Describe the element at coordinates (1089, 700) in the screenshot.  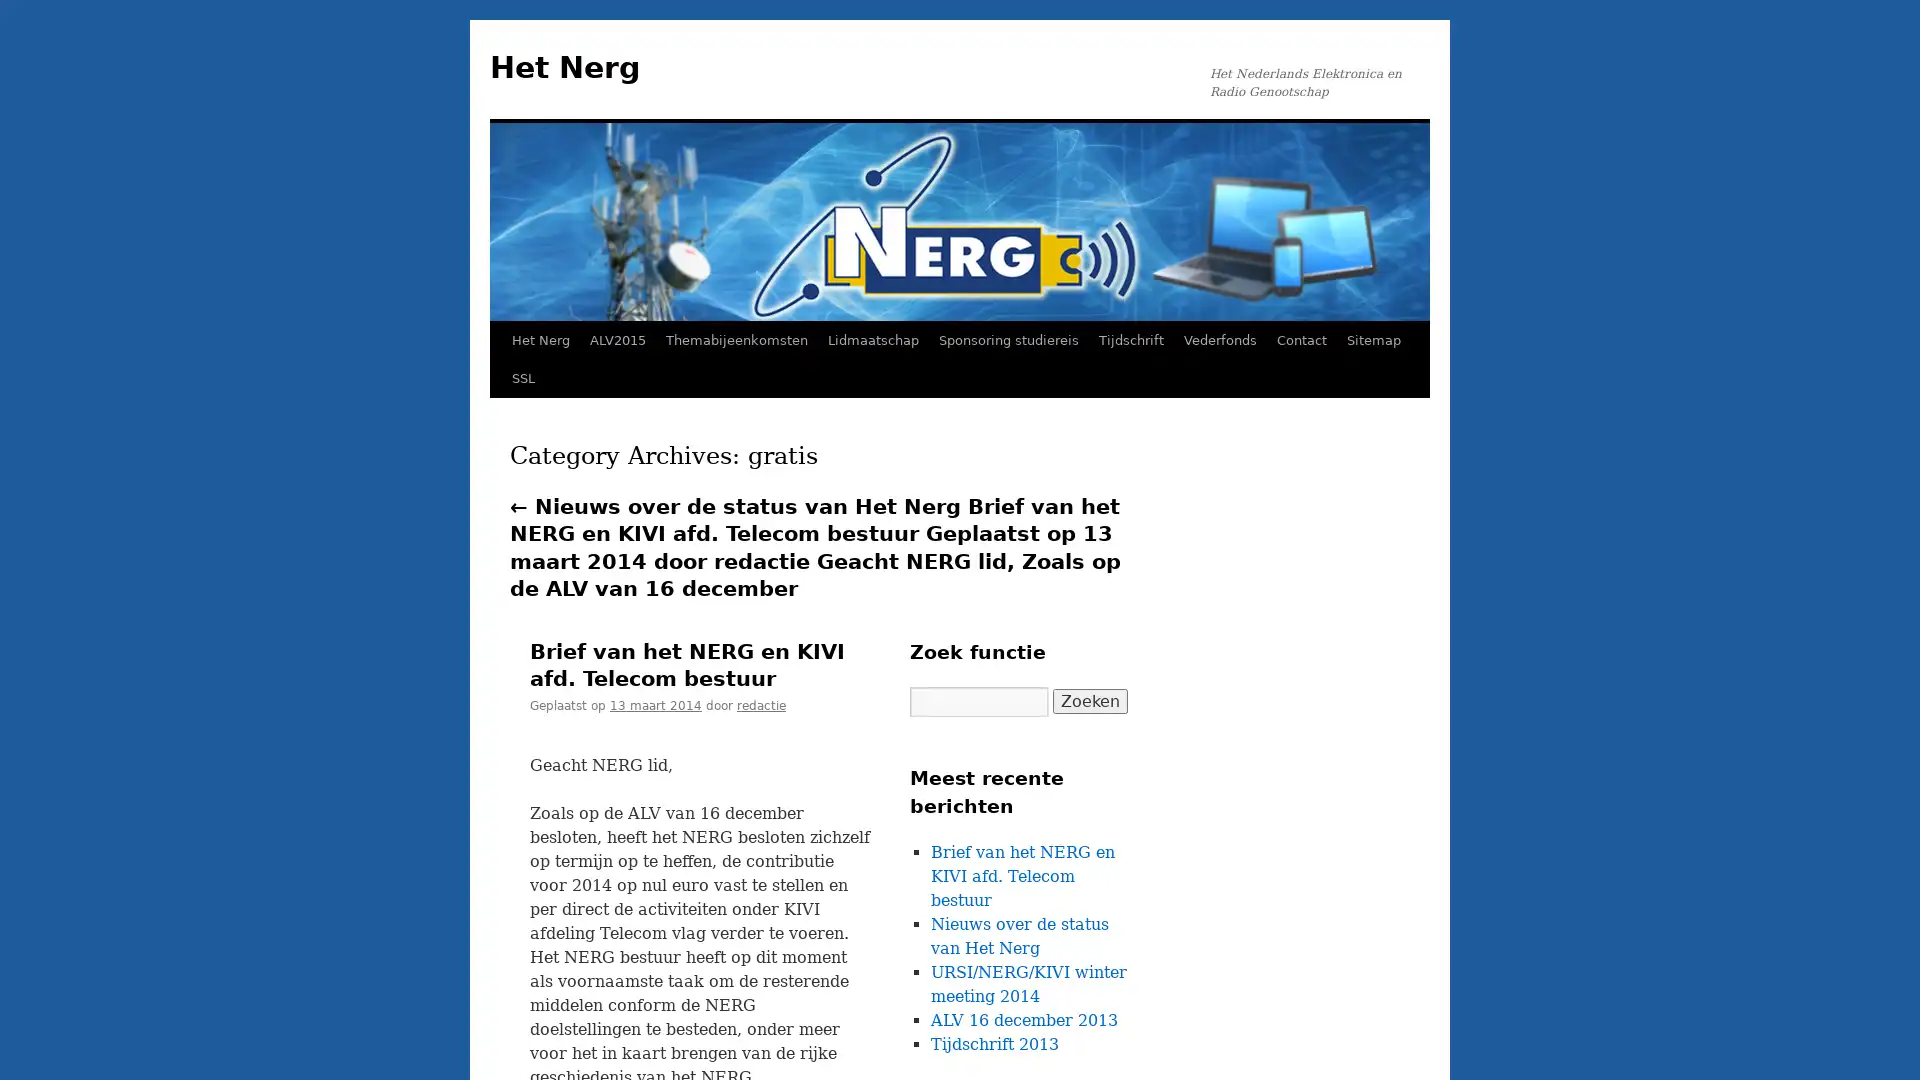
I see `Zoeken` at that location.